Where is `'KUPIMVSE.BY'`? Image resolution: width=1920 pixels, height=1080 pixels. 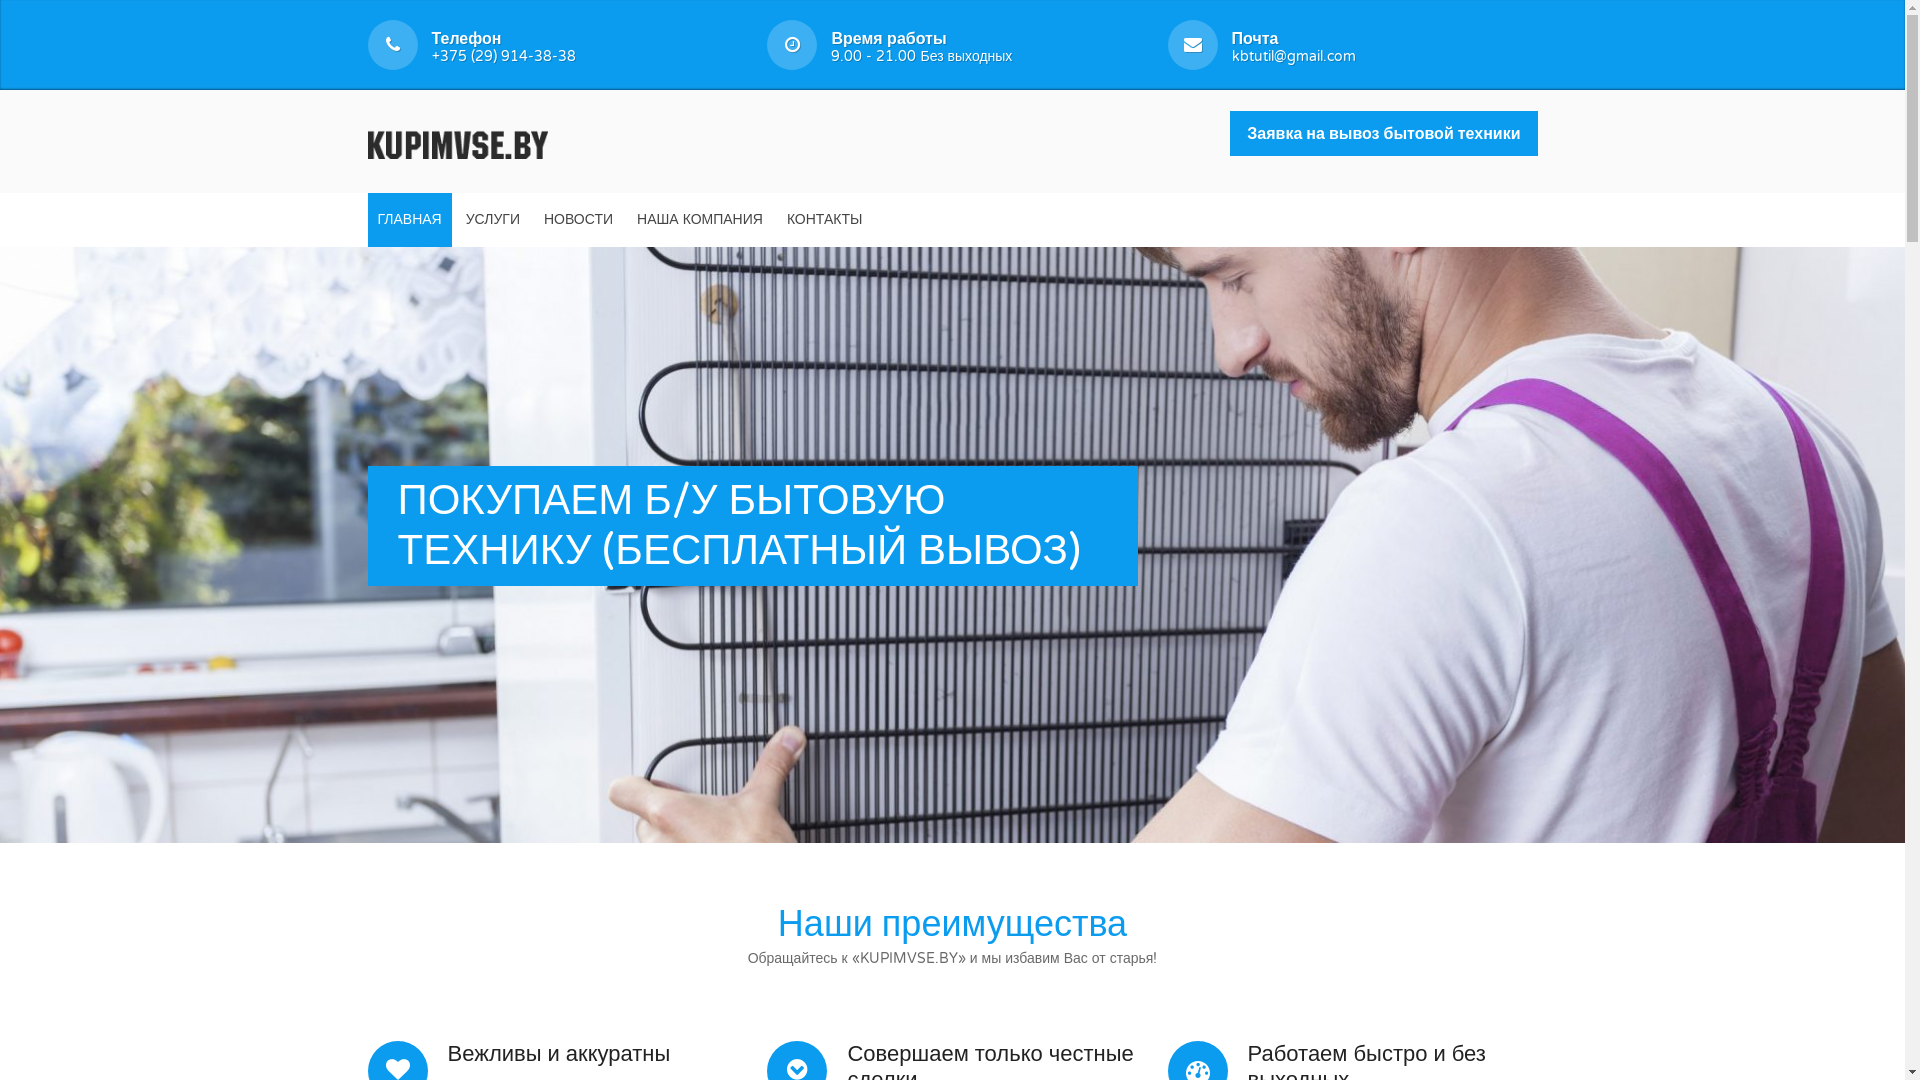 'KUPIMVSE.BY' is located at coordinates (456, 140).